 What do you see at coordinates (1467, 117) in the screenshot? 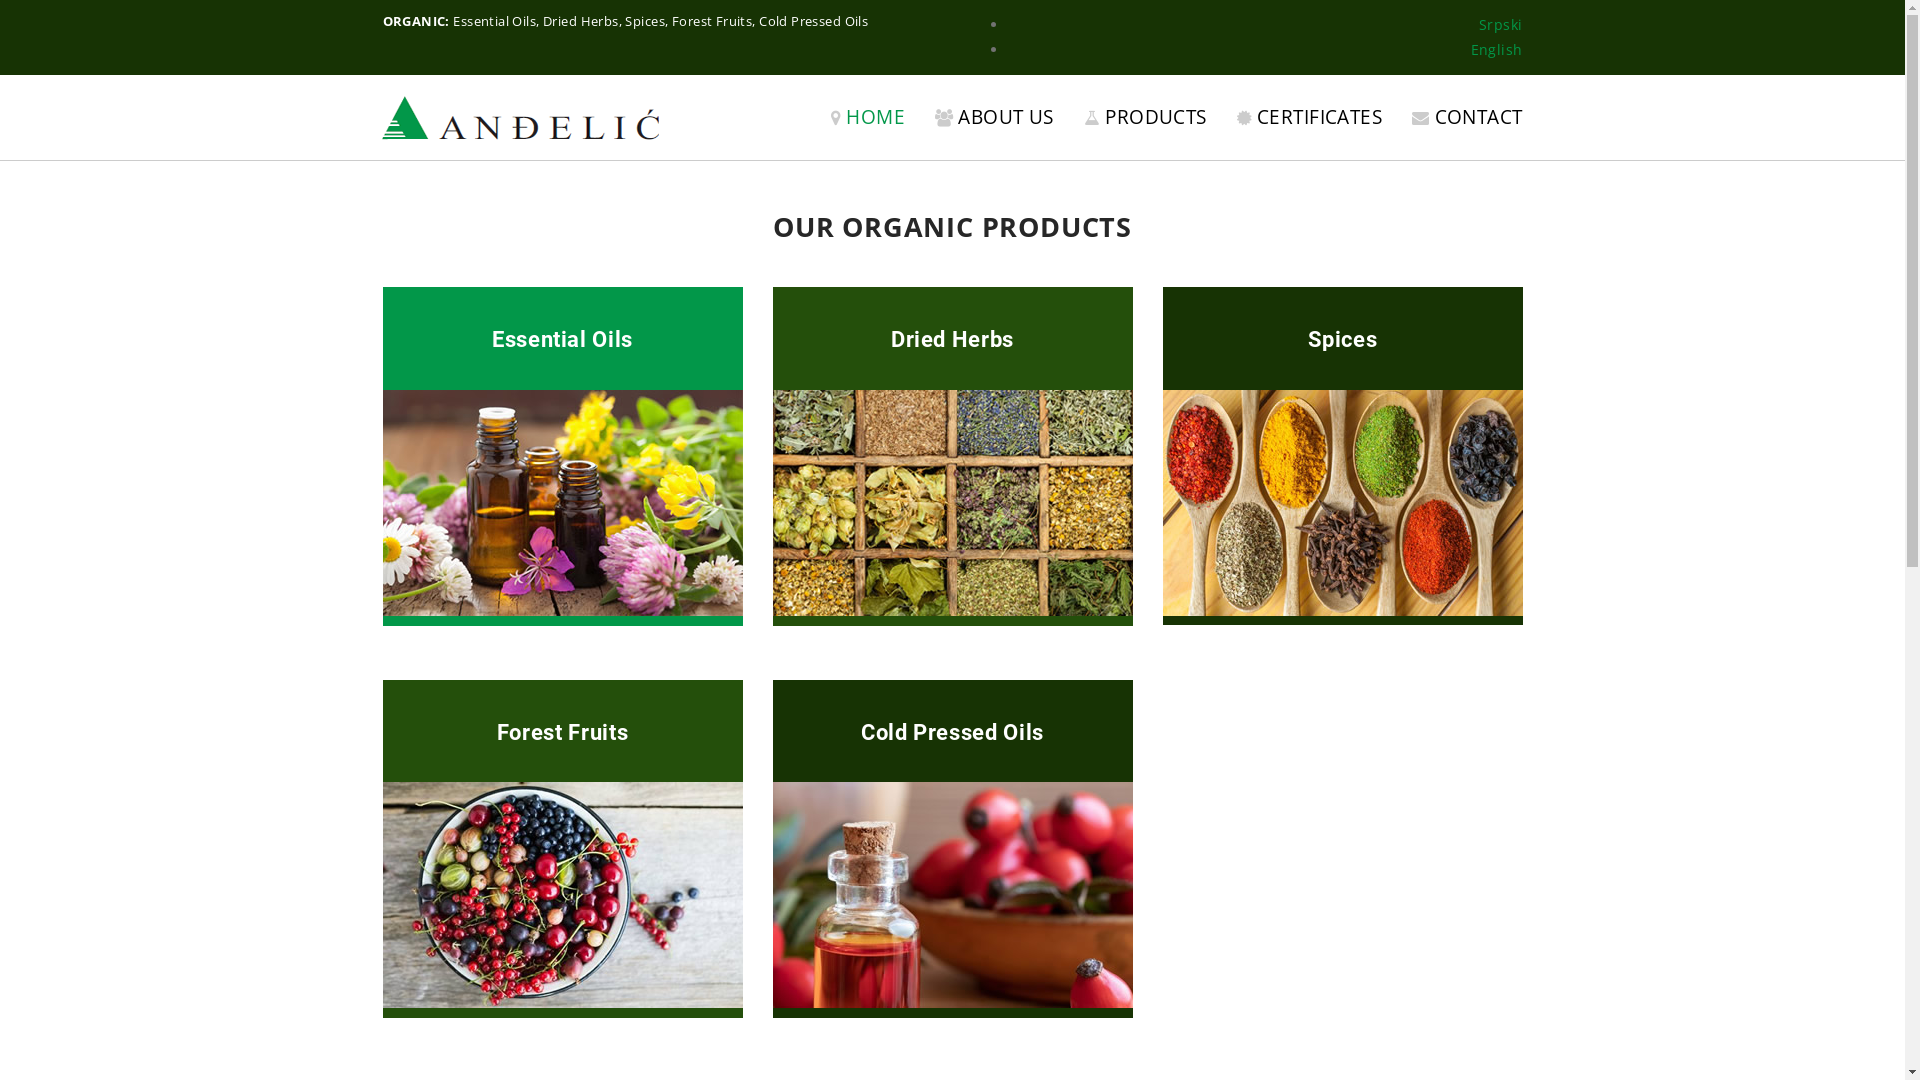
I see `'CONTACT'` at bounding box center [1467, 117].